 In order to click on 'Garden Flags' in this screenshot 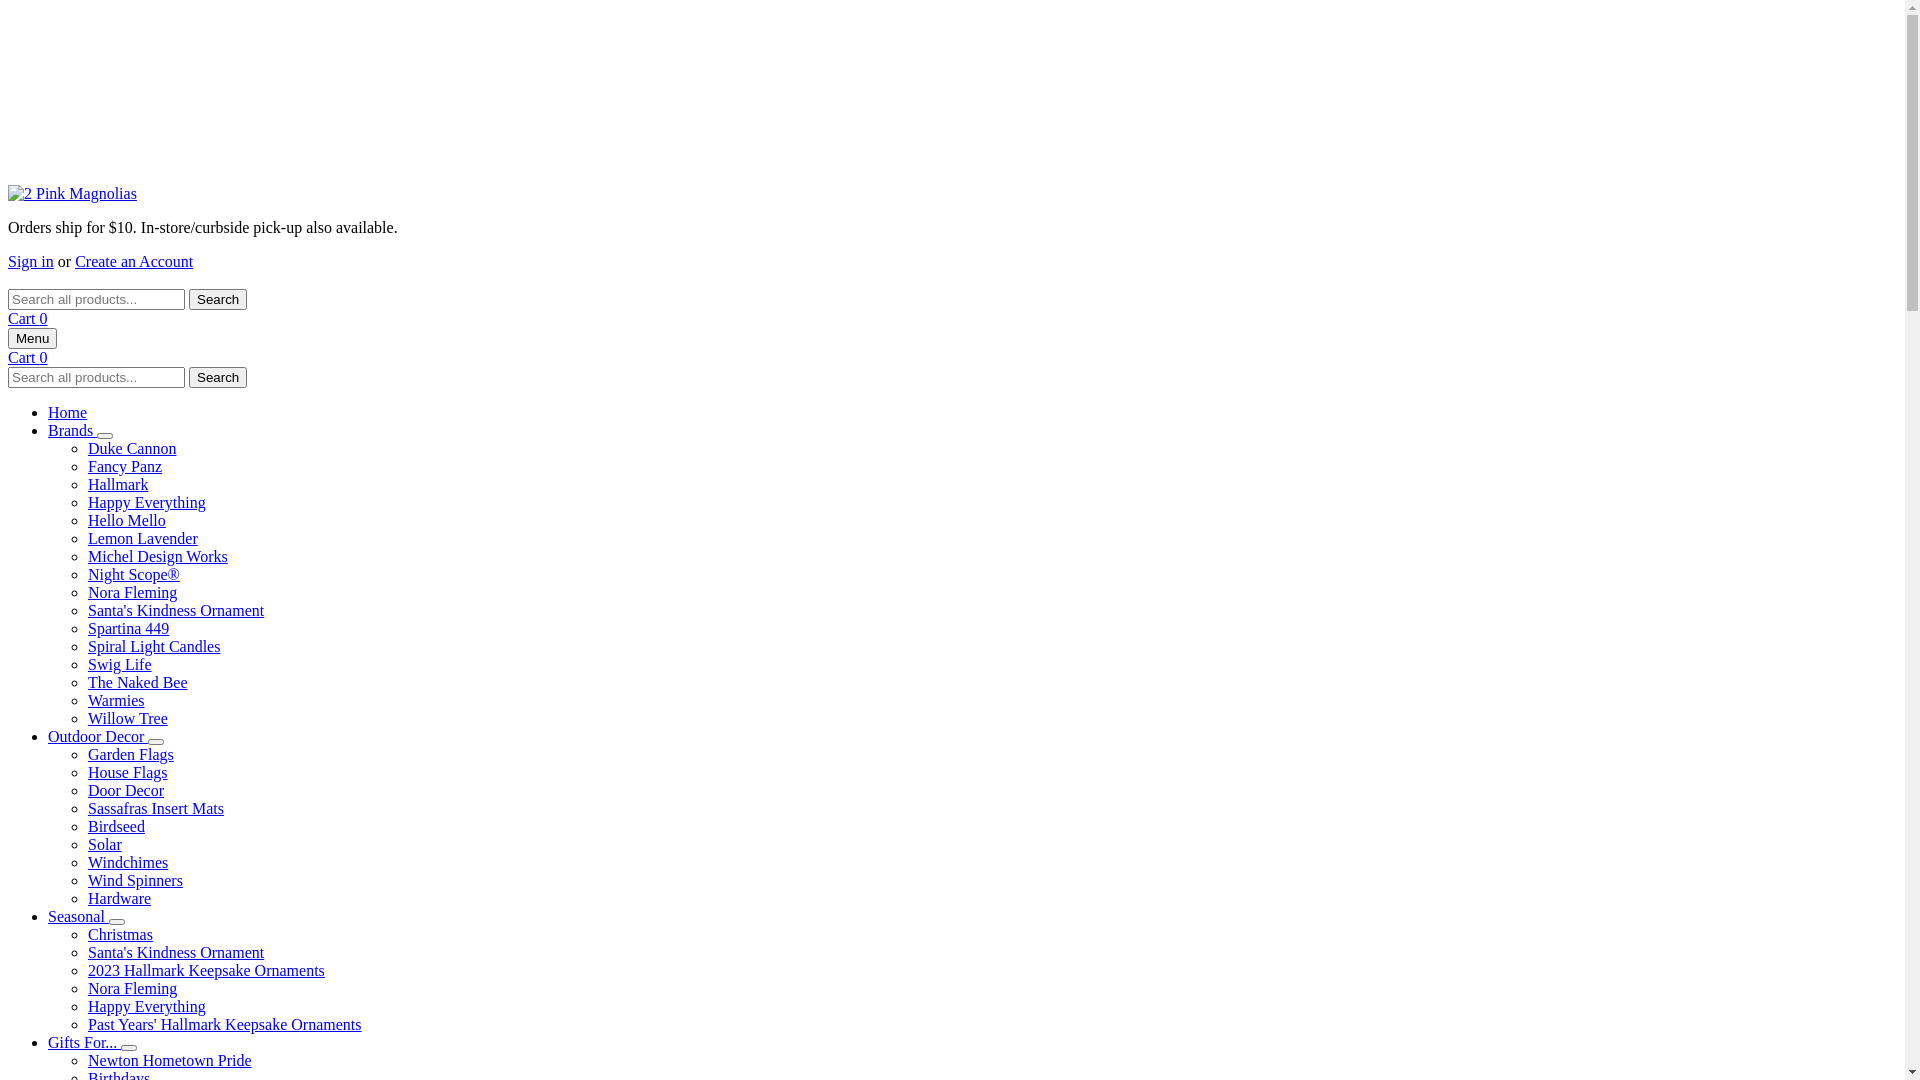, I will do `click(129, 754)`.